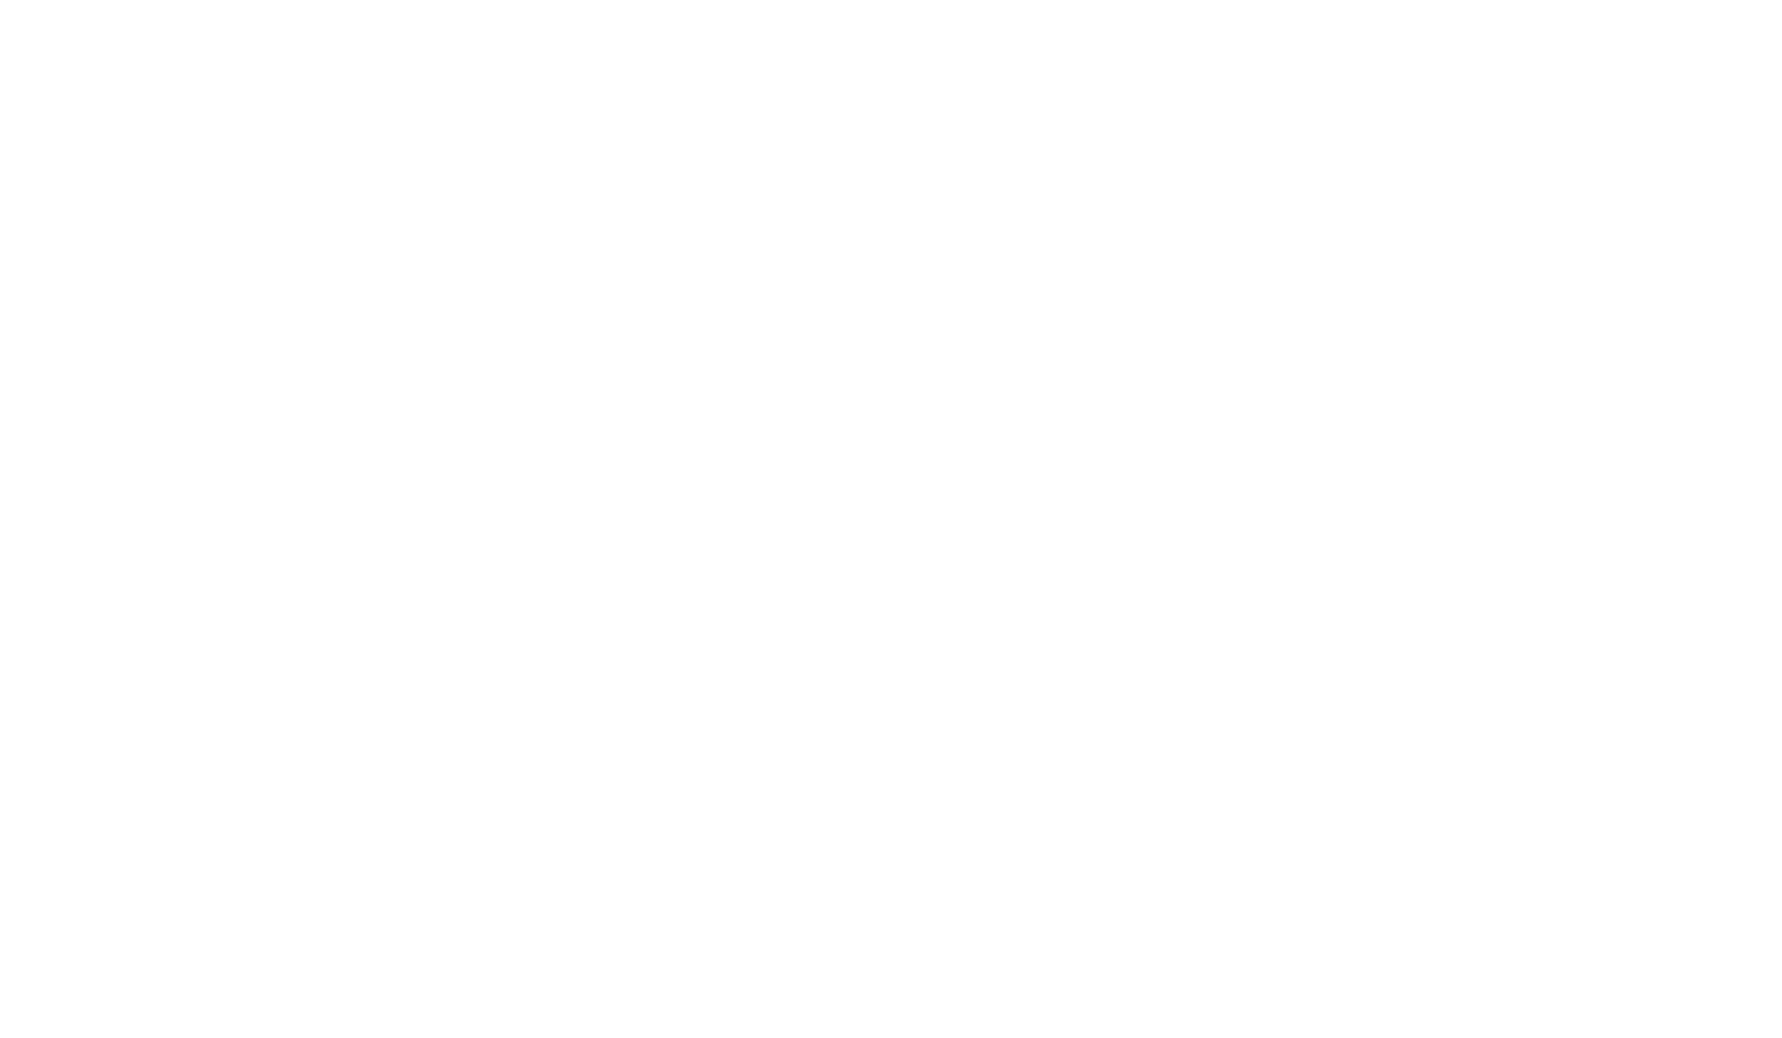  I want to click on 'Description', so click(796, 316).